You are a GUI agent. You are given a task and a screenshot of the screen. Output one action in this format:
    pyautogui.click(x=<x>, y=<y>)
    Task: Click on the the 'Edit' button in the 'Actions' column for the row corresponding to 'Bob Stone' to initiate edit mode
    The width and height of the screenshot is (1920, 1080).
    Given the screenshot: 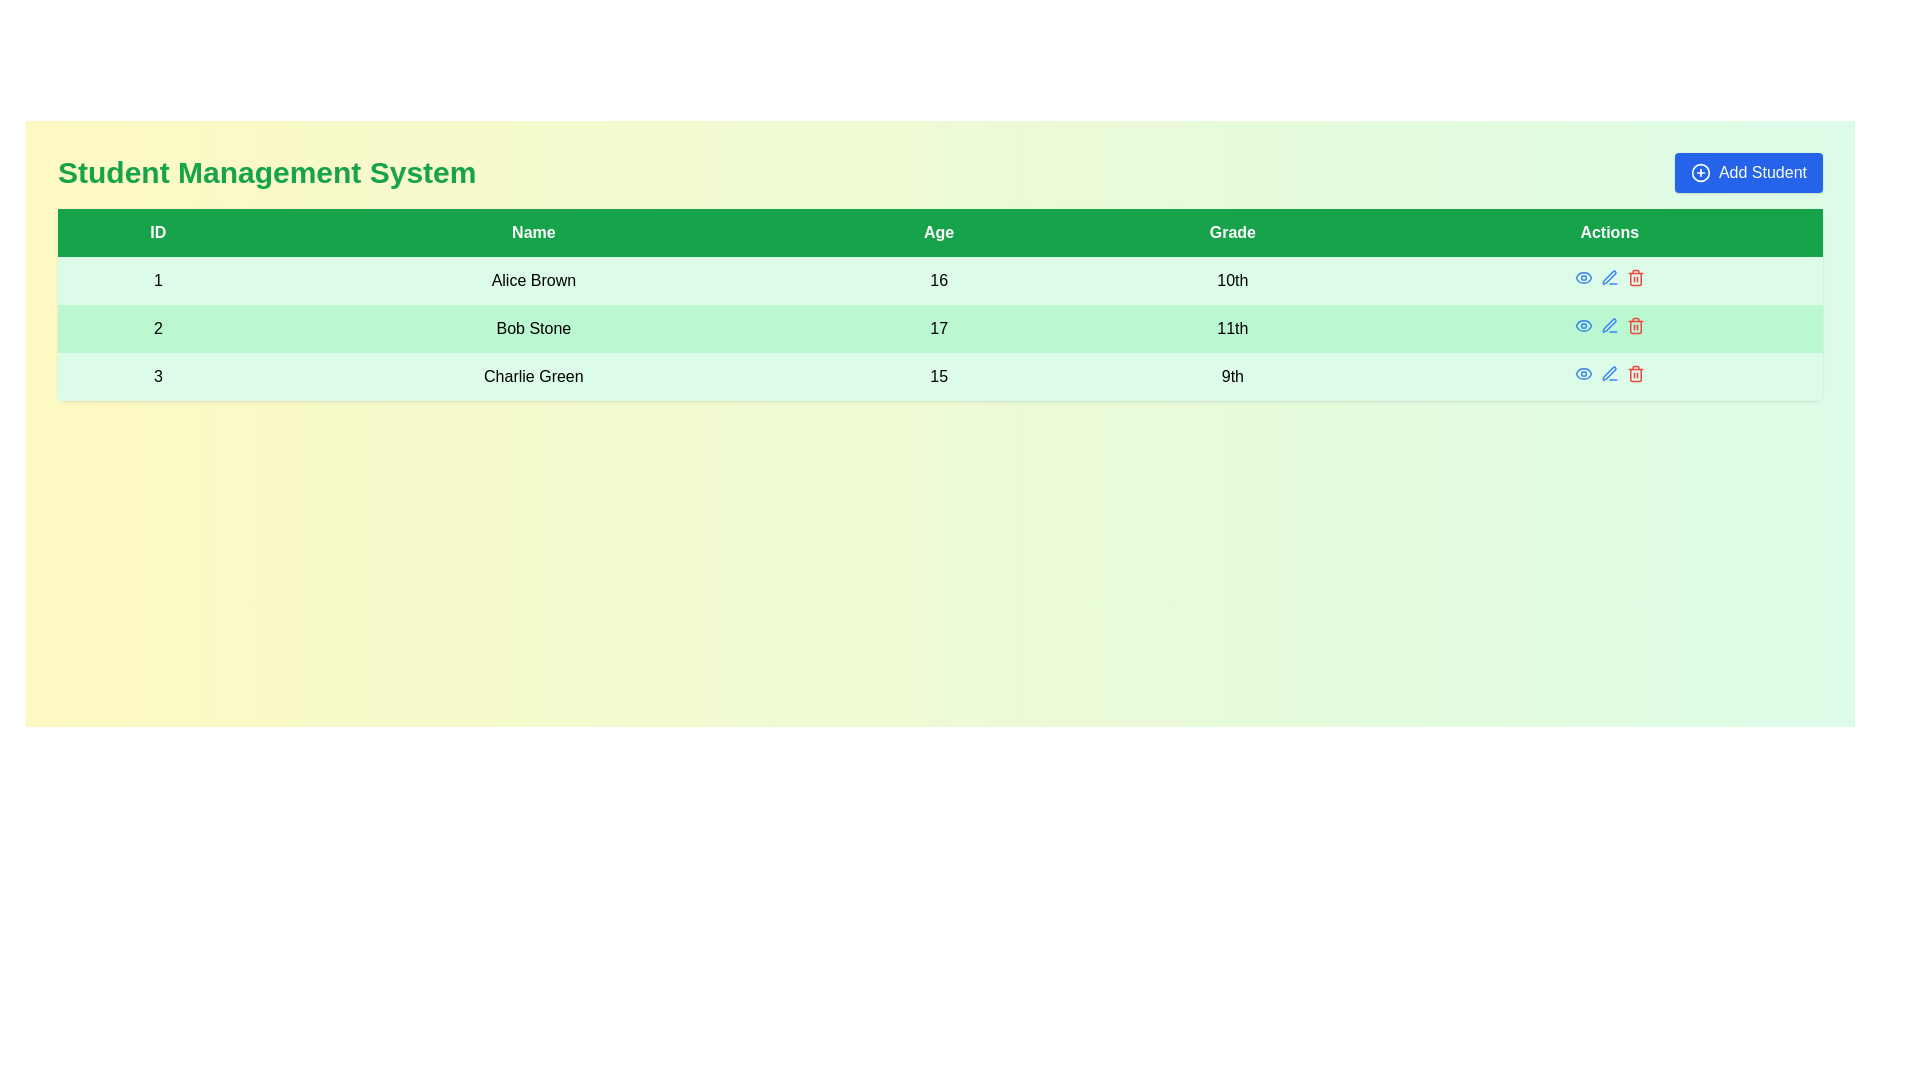 What is the action you would take?
    pyautogui.click(x=1609, y=325)
    